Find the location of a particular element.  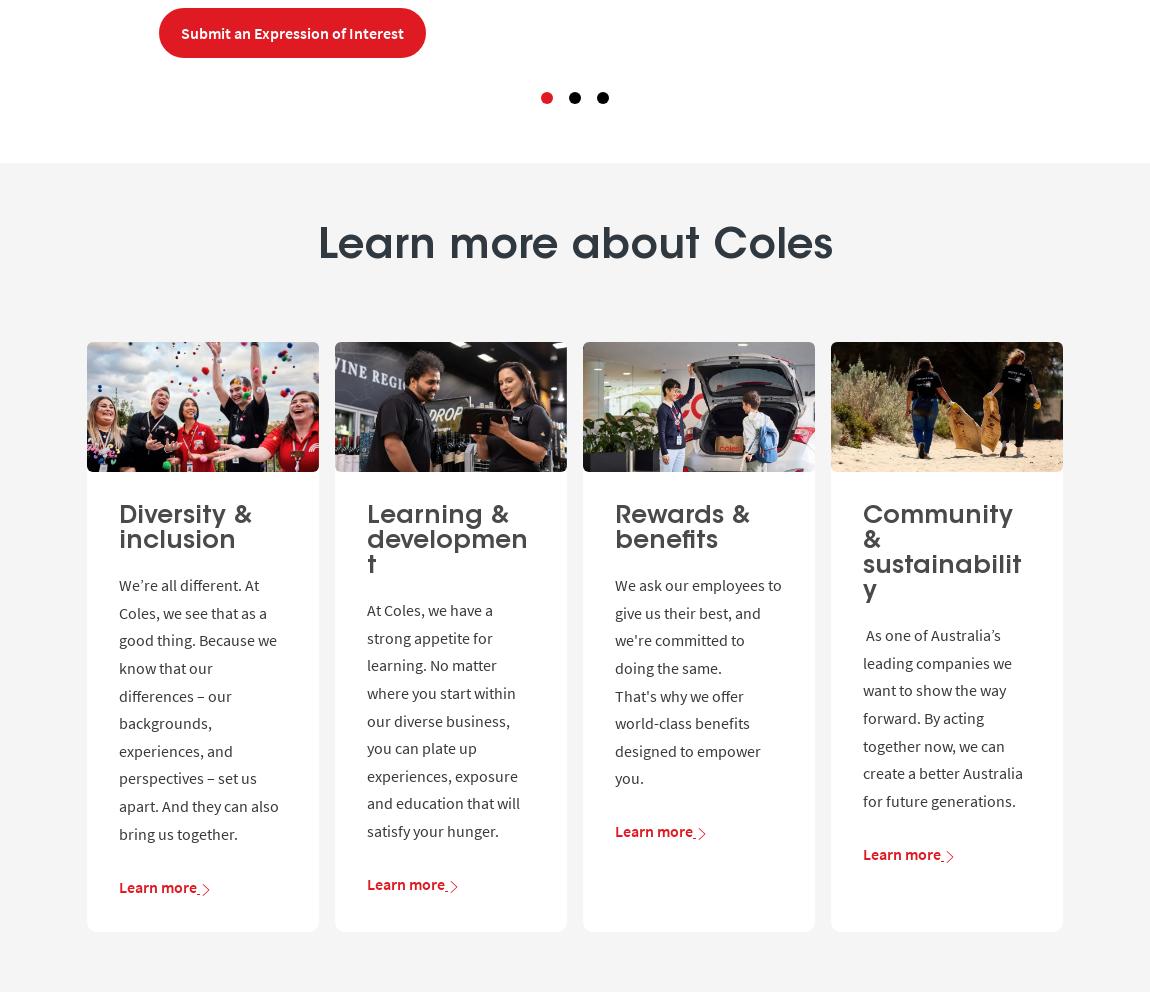

'We’re all different. At Coles, we see that as a good thing. Because we know that our differences – our backgrounds, experiences, and perspectives – set us apart. And they can also bring us together.' is located at coordinates (118, 708).